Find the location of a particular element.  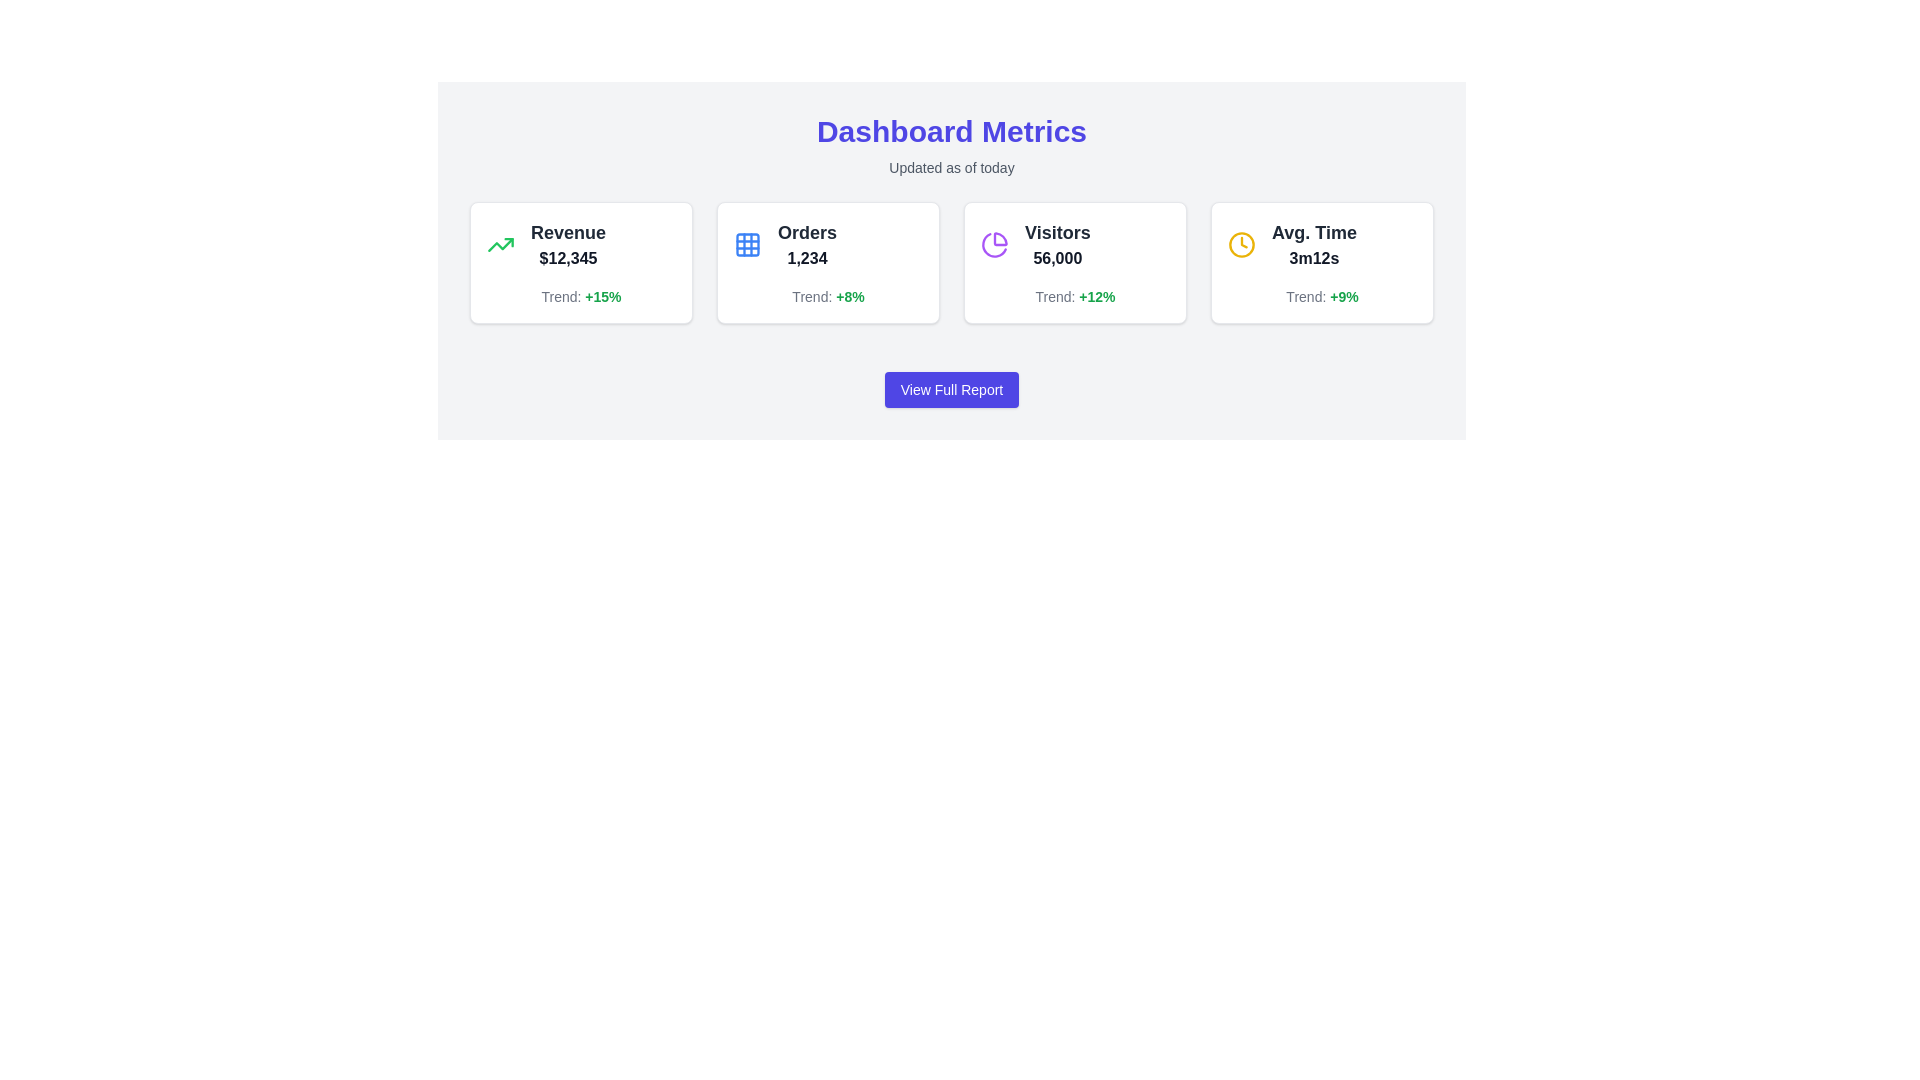

displayed trend value from the text label located in the bottom-left card of the overview dashboard, which shows a 15% increase related to the revenue figure is located at coordinates (602, 297).